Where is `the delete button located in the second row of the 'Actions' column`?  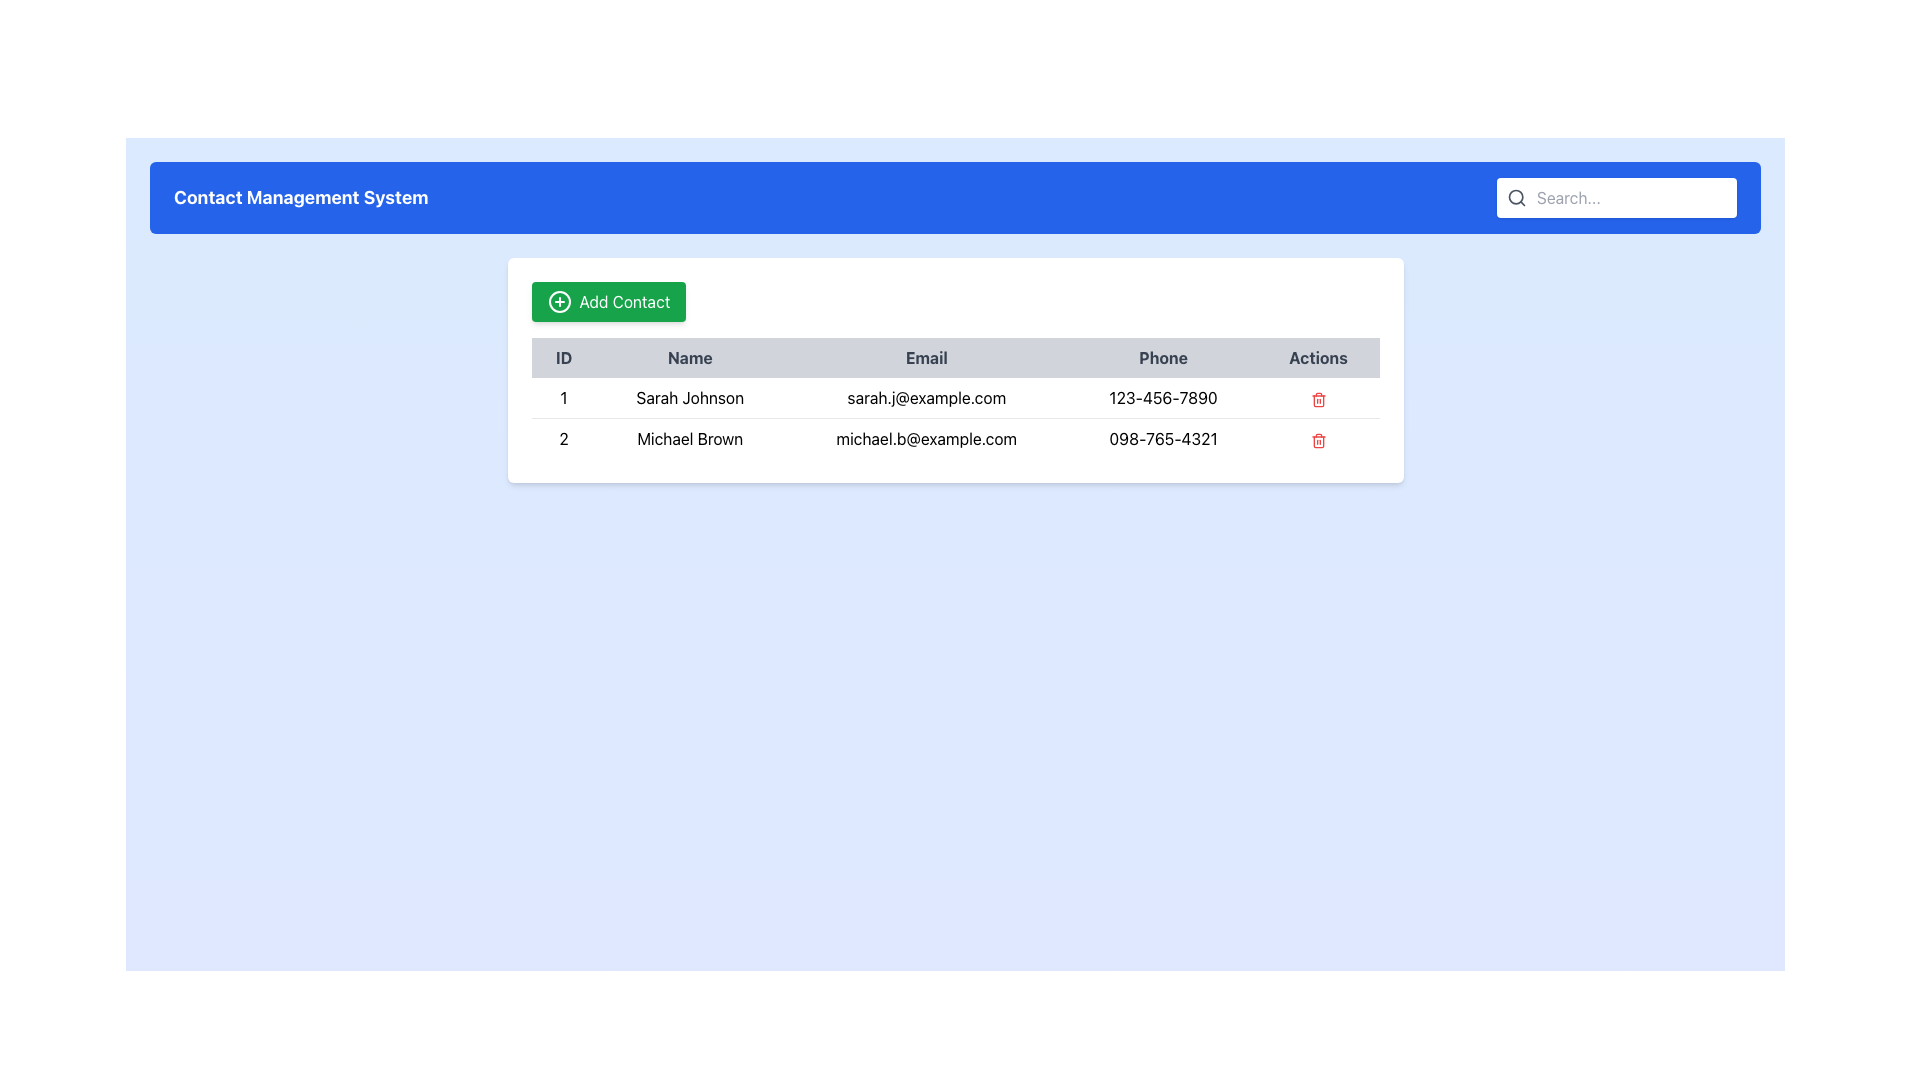
the delete button located in the second row of the 'Actions' column is located at coordinates (1318, 438).